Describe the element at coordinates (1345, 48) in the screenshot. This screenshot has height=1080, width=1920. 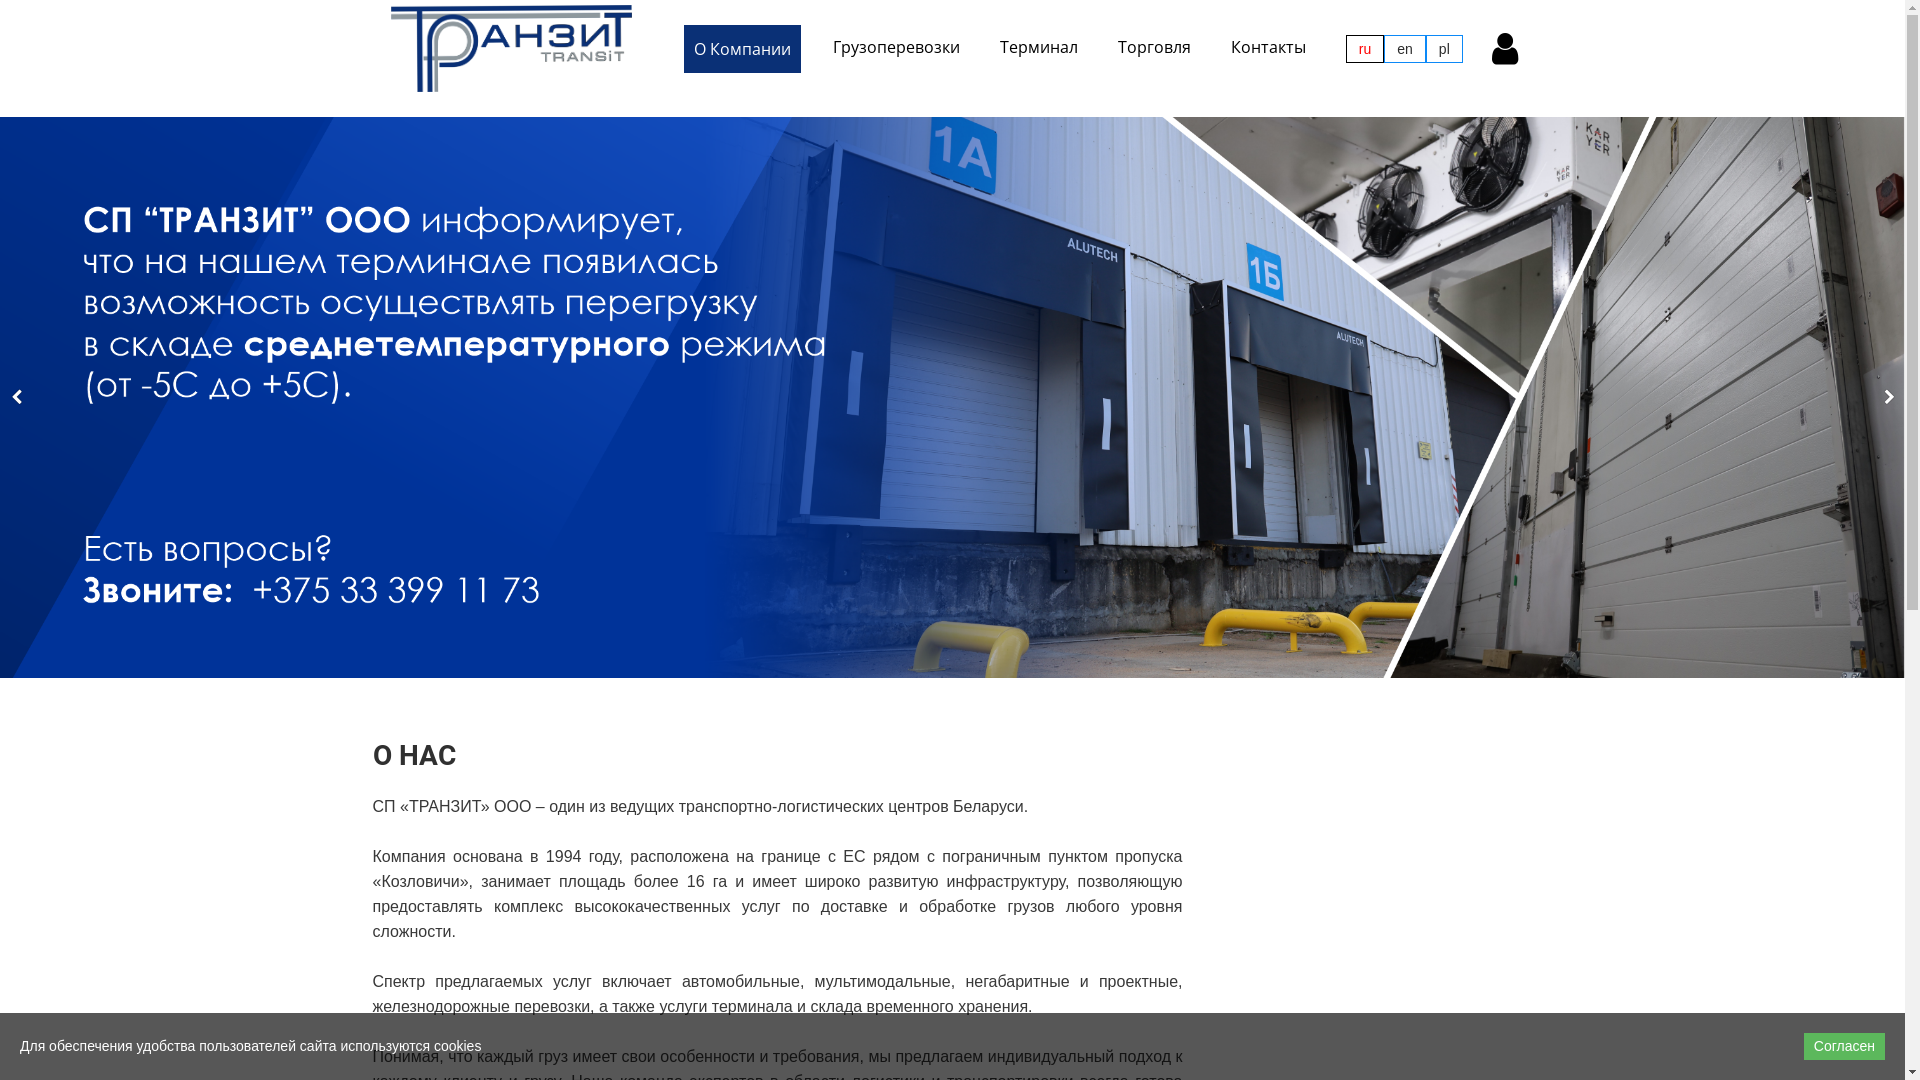
I see `'ru'` at that location.